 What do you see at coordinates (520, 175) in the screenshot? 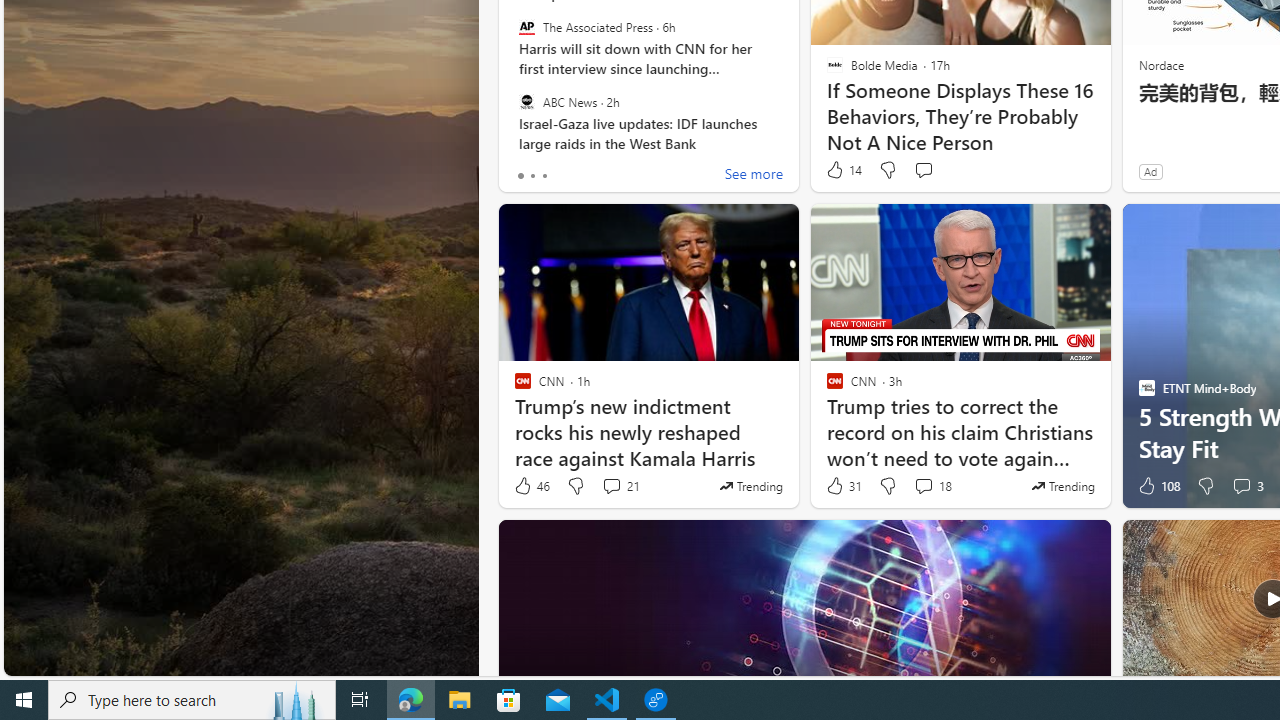
I see `'tab-0'` at bounding box center [520, 175].